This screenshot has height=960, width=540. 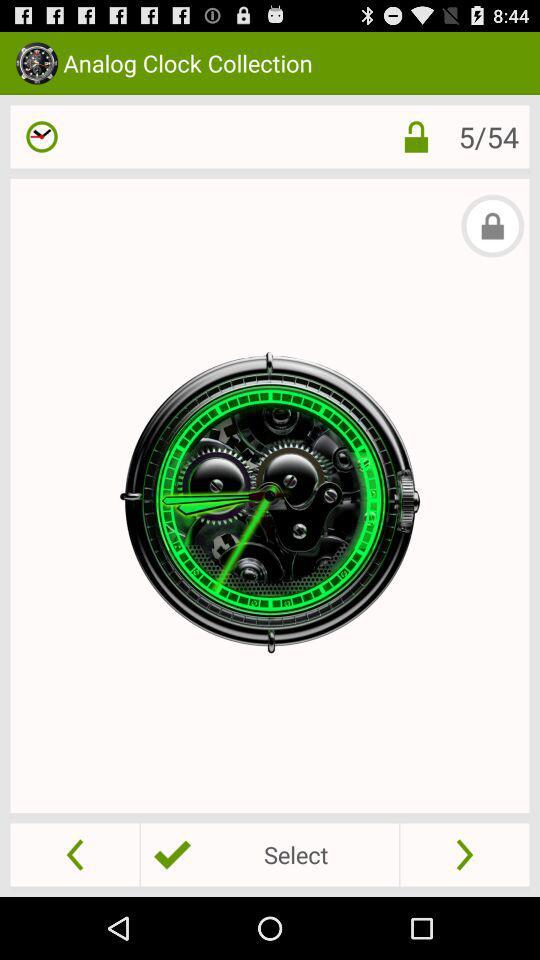 I want to click on a button that lets you see the previous clock, so click(x=74, y=853).